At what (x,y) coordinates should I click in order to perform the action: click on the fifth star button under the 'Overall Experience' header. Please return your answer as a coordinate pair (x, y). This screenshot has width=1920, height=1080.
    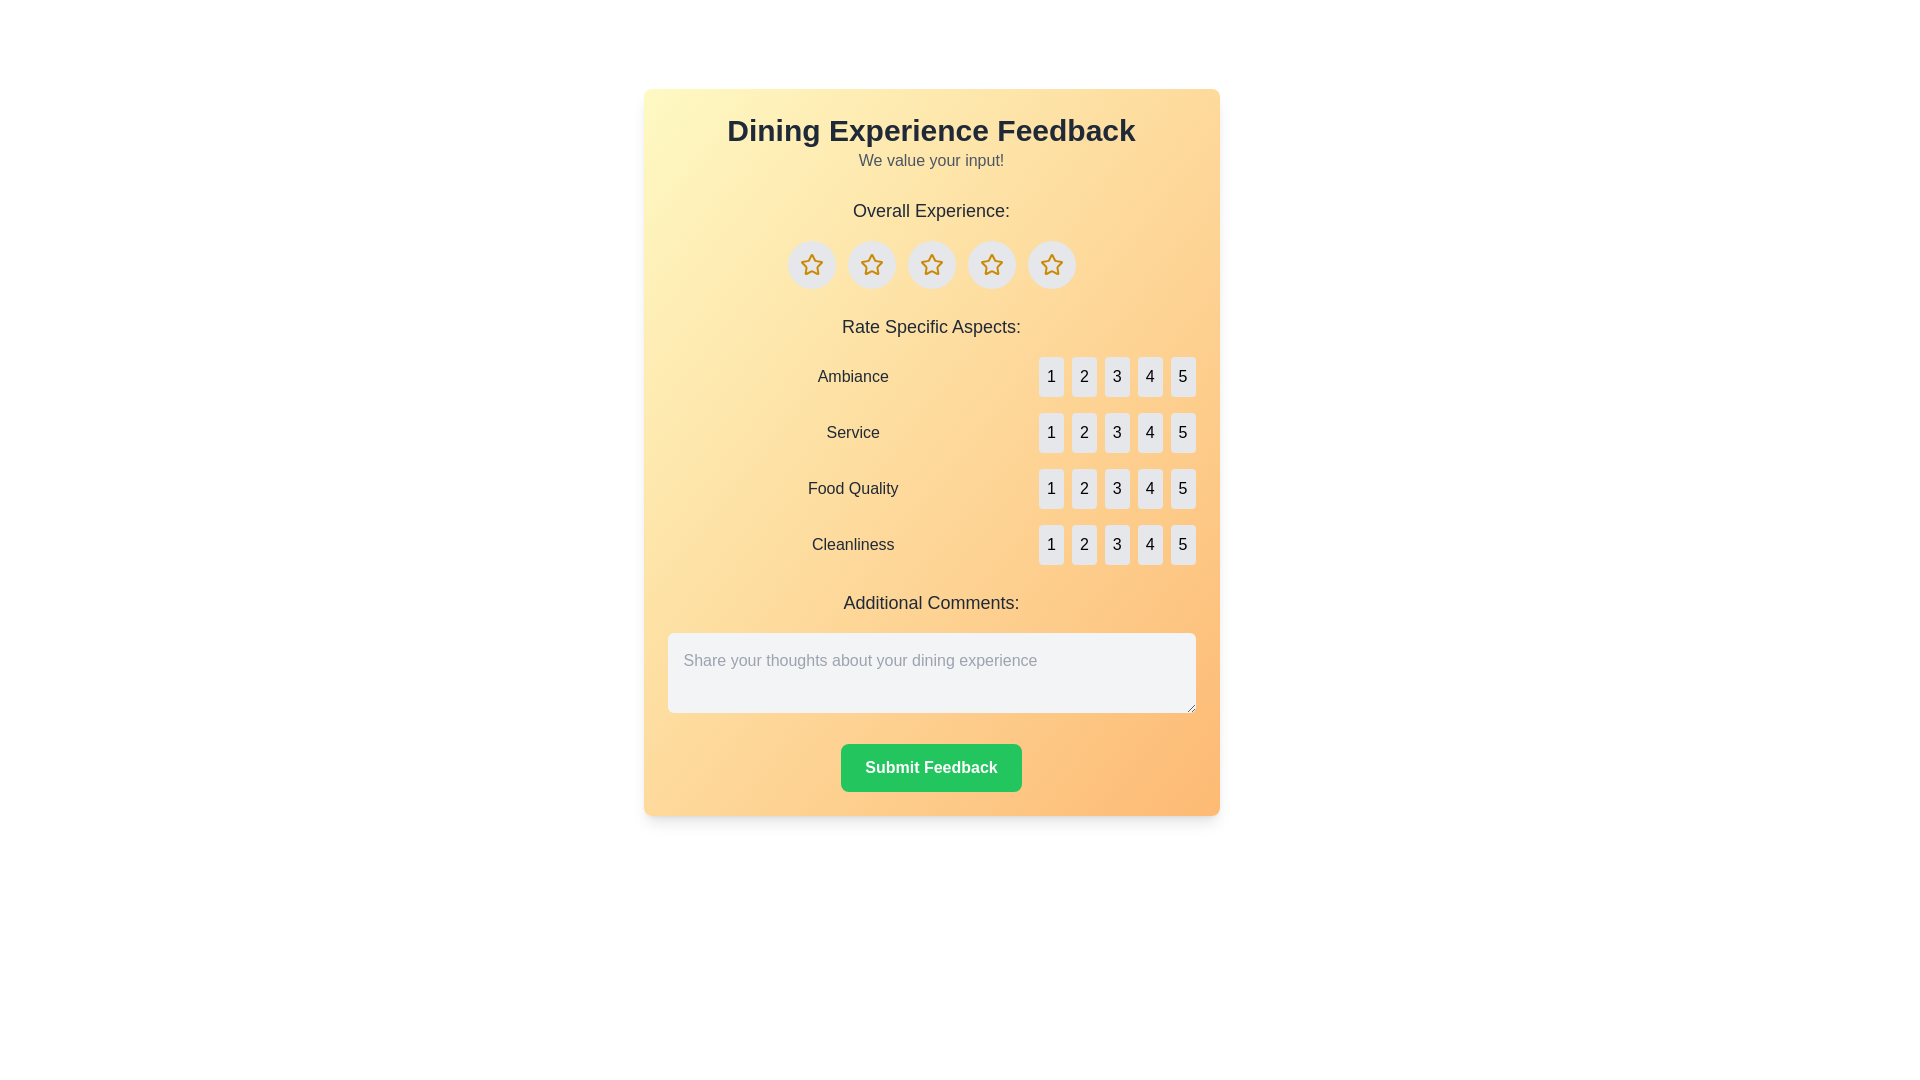
    Looking at the image, I should click on (1050, 264).